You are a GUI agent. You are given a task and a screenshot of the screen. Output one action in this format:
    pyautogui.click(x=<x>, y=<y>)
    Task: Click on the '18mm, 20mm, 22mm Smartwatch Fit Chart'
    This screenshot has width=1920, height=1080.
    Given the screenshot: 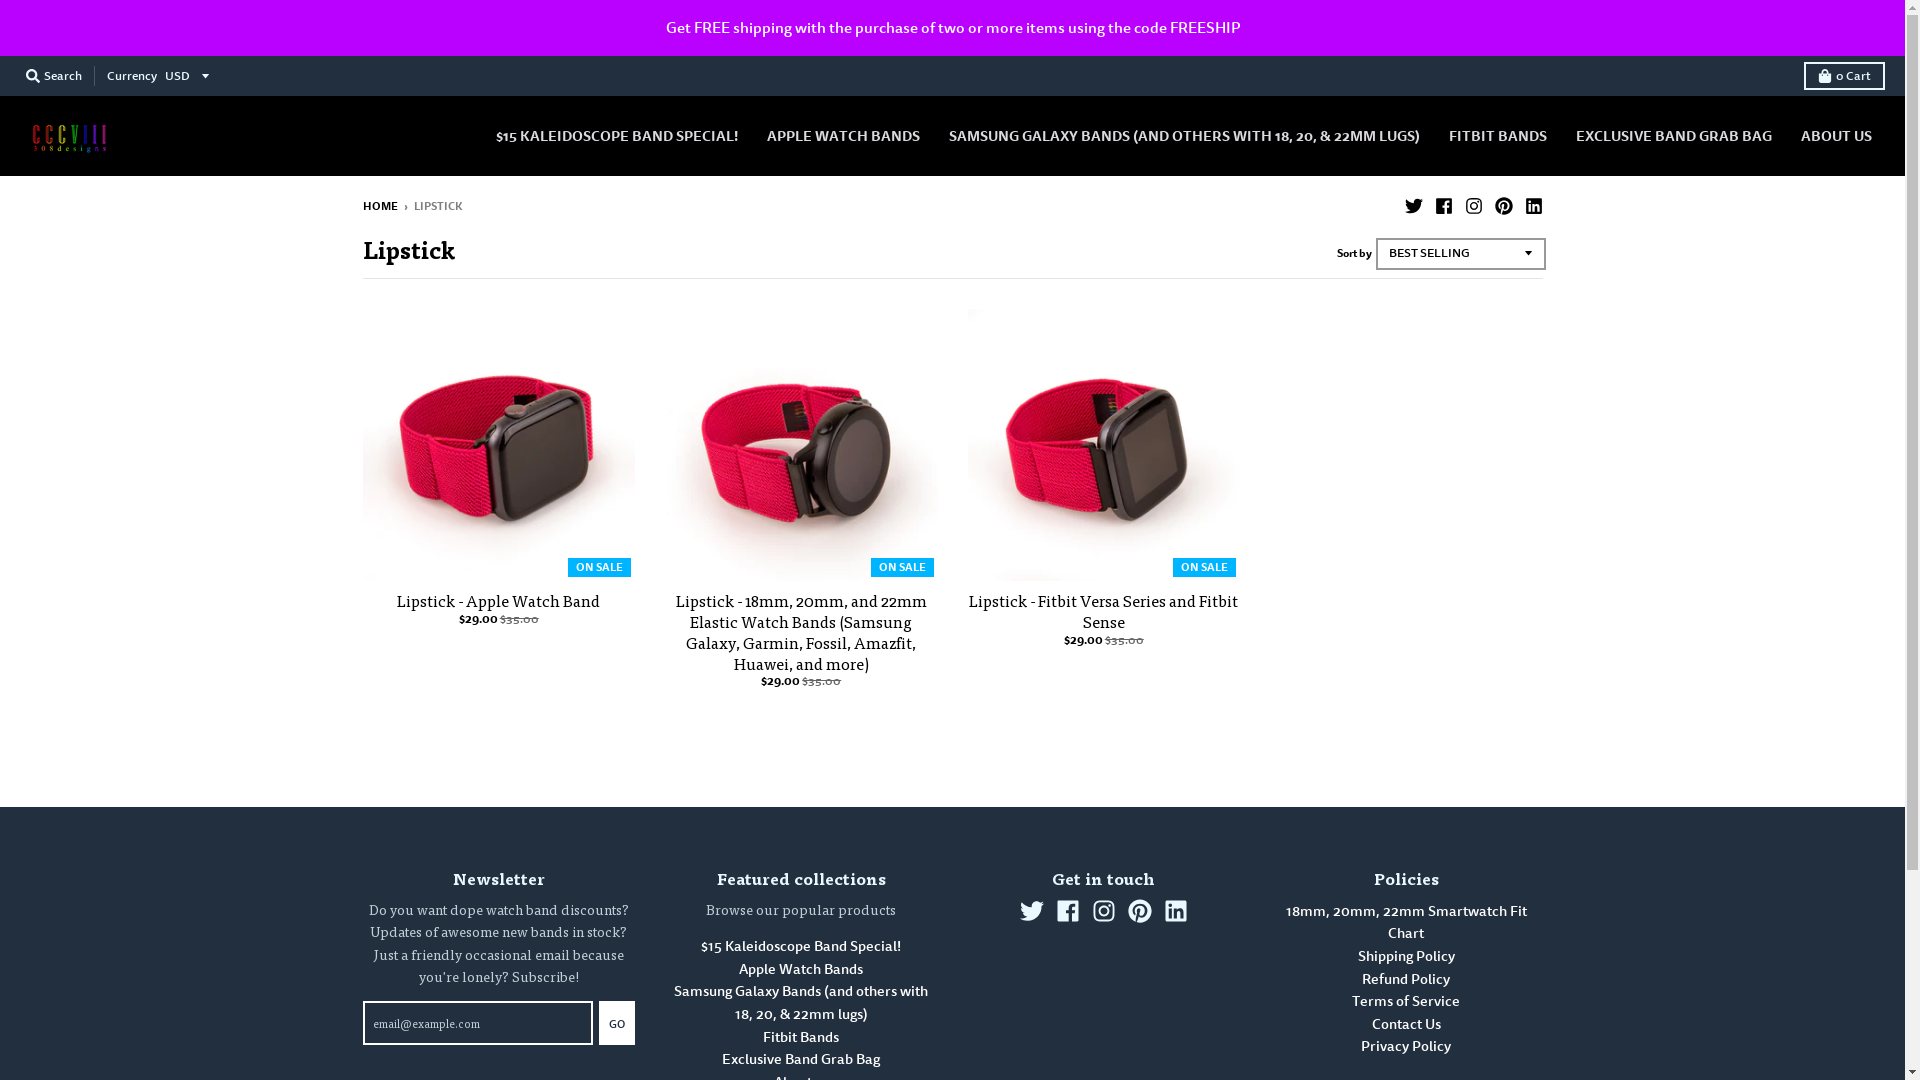 What is the action you would take?
    pyautogui.click(x=1405, y=922)
    